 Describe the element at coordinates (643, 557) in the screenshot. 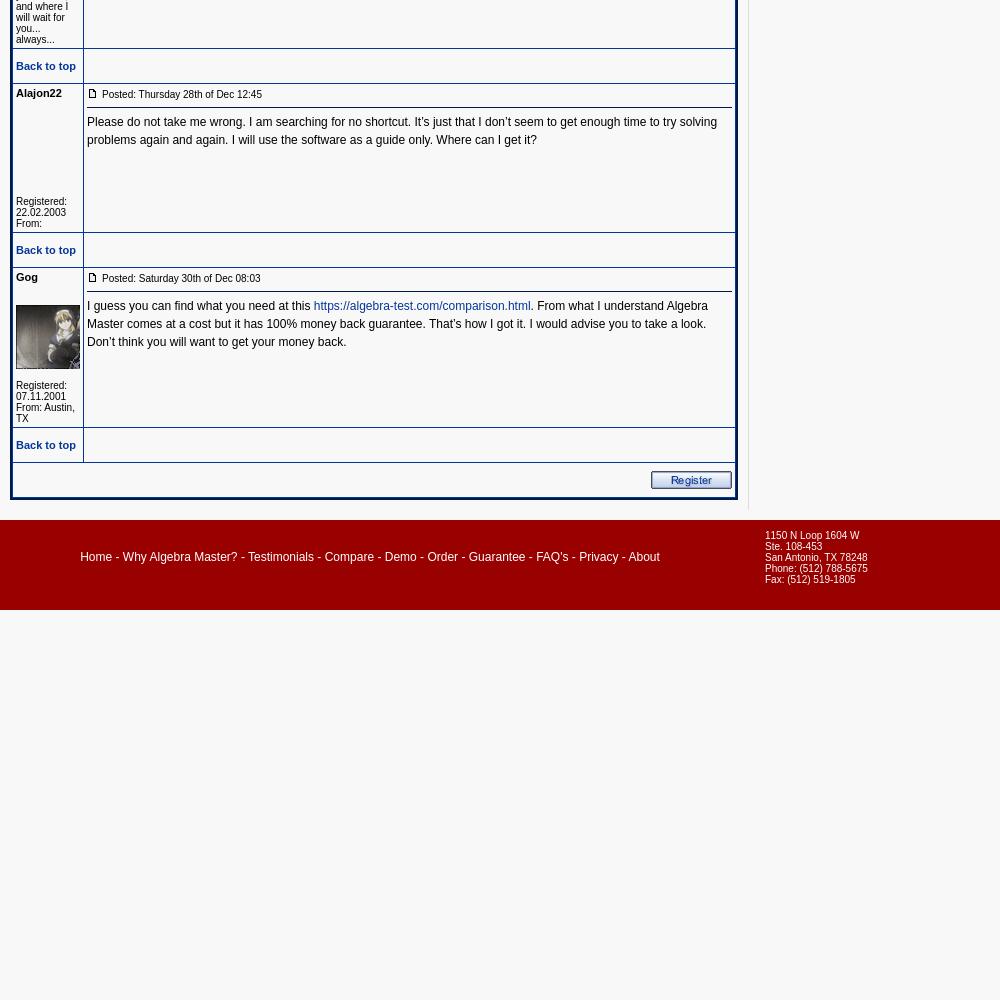

I see `'About'` at that location.